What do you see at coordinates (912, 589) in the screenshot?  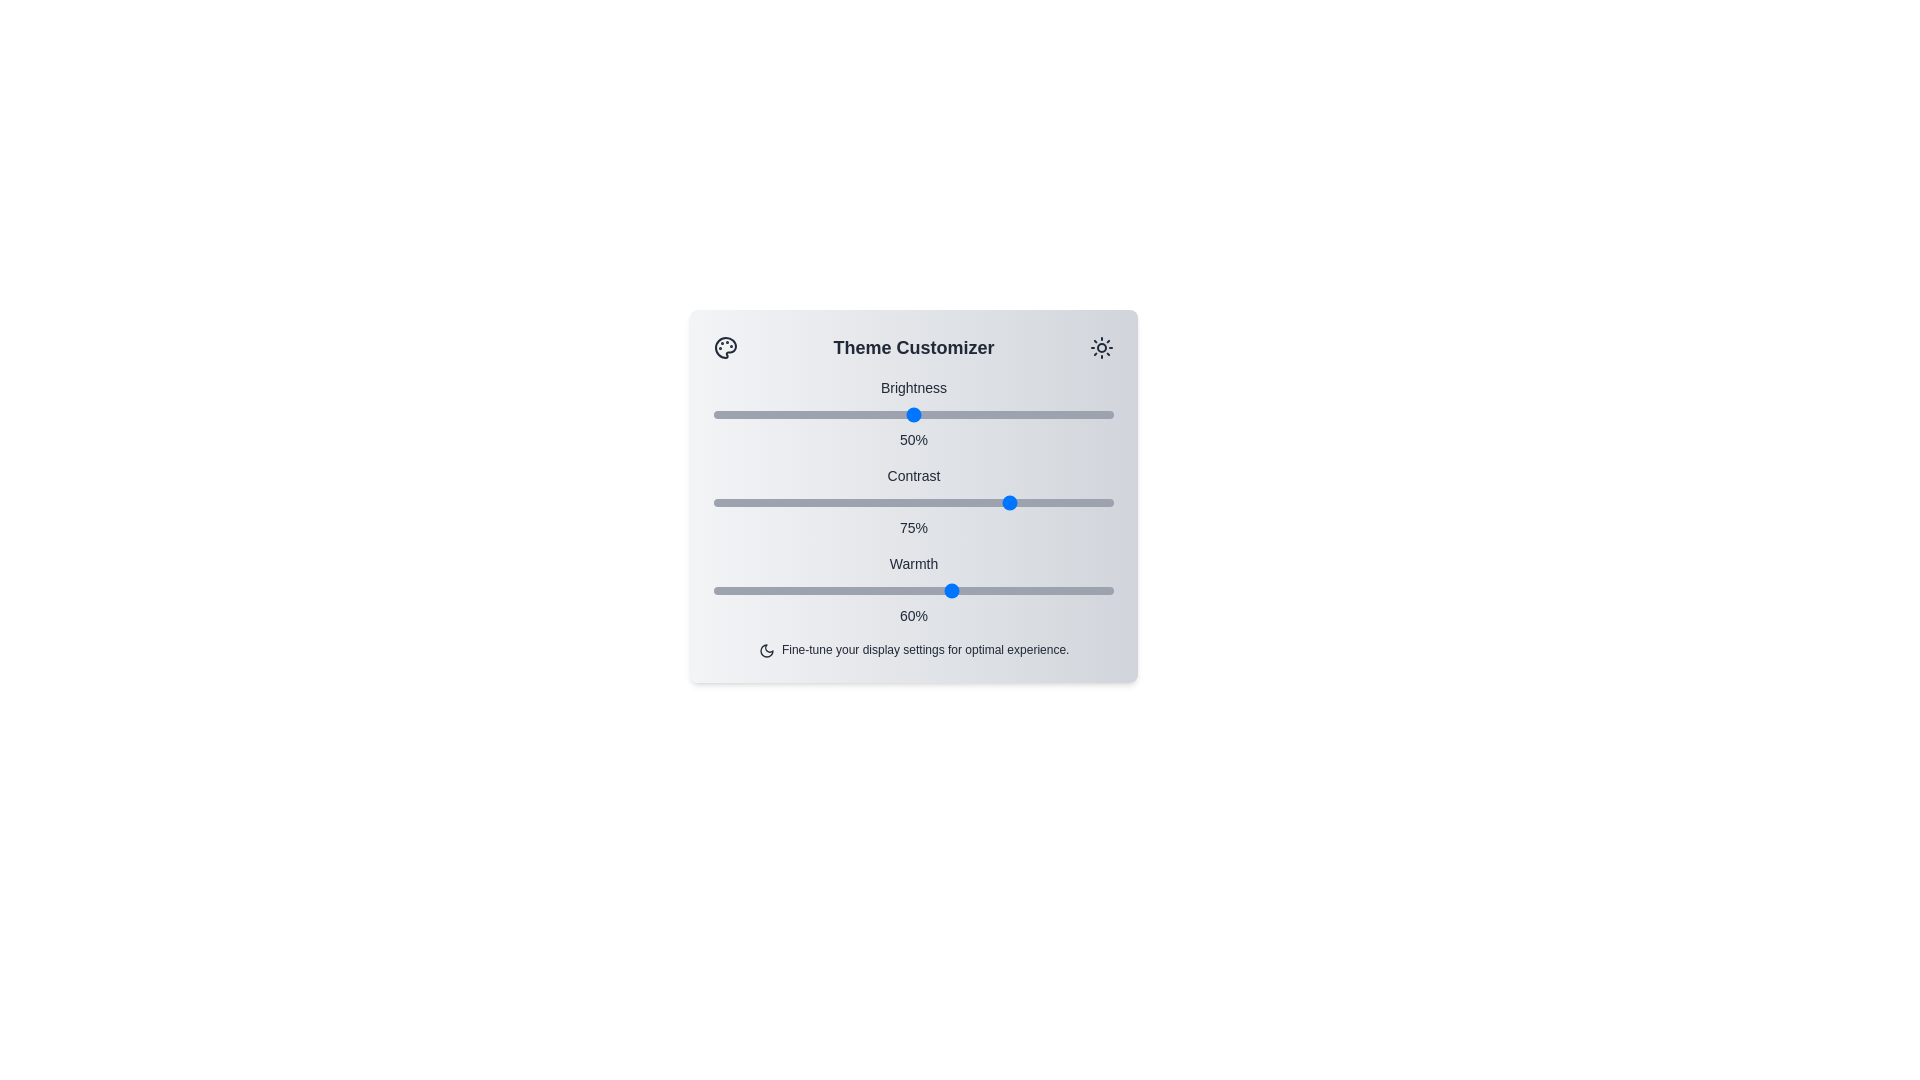 I see `the slider for warmth` at bounding box center [912, 589].